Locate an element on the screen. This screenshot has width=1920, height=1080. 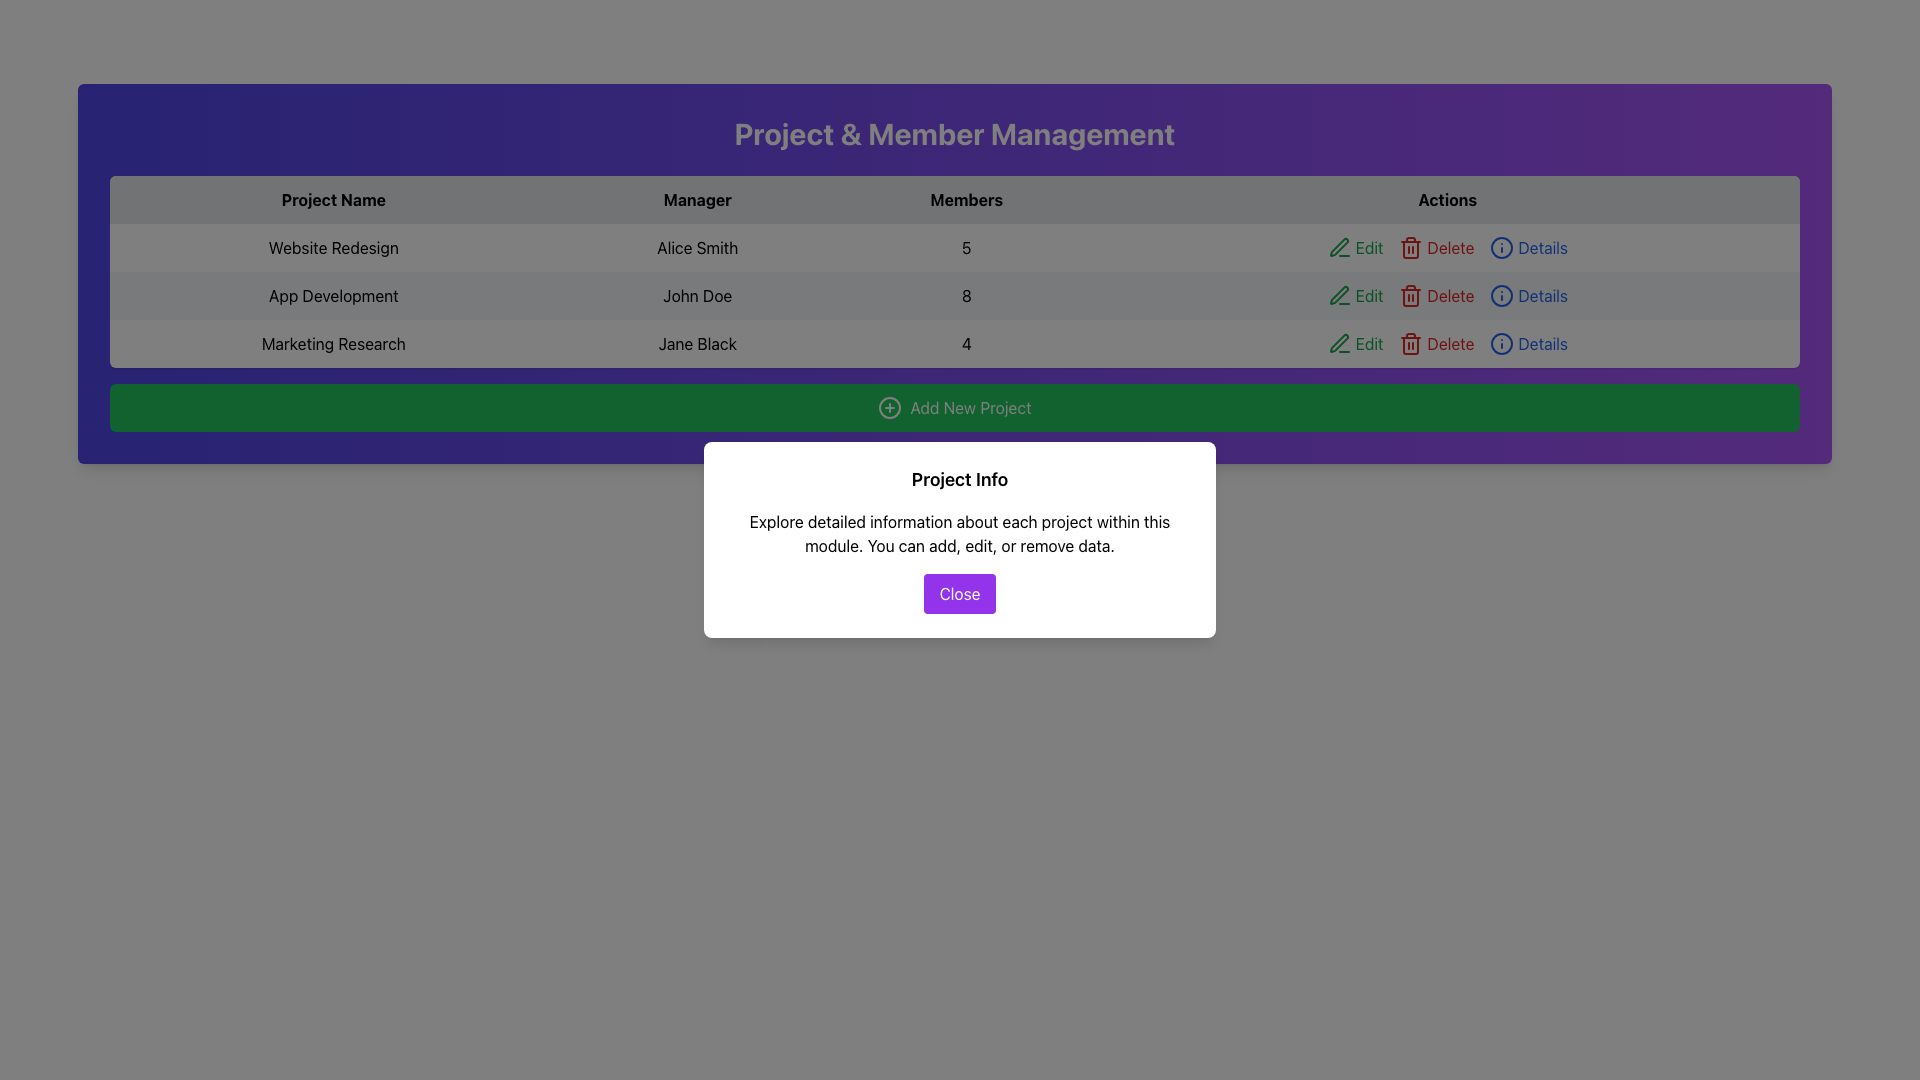
additional details by clicking the circular graphical icon with a blue border and gray fill located in the third row under the Actions column next to the Details link is located at coordinates (1502, 296).